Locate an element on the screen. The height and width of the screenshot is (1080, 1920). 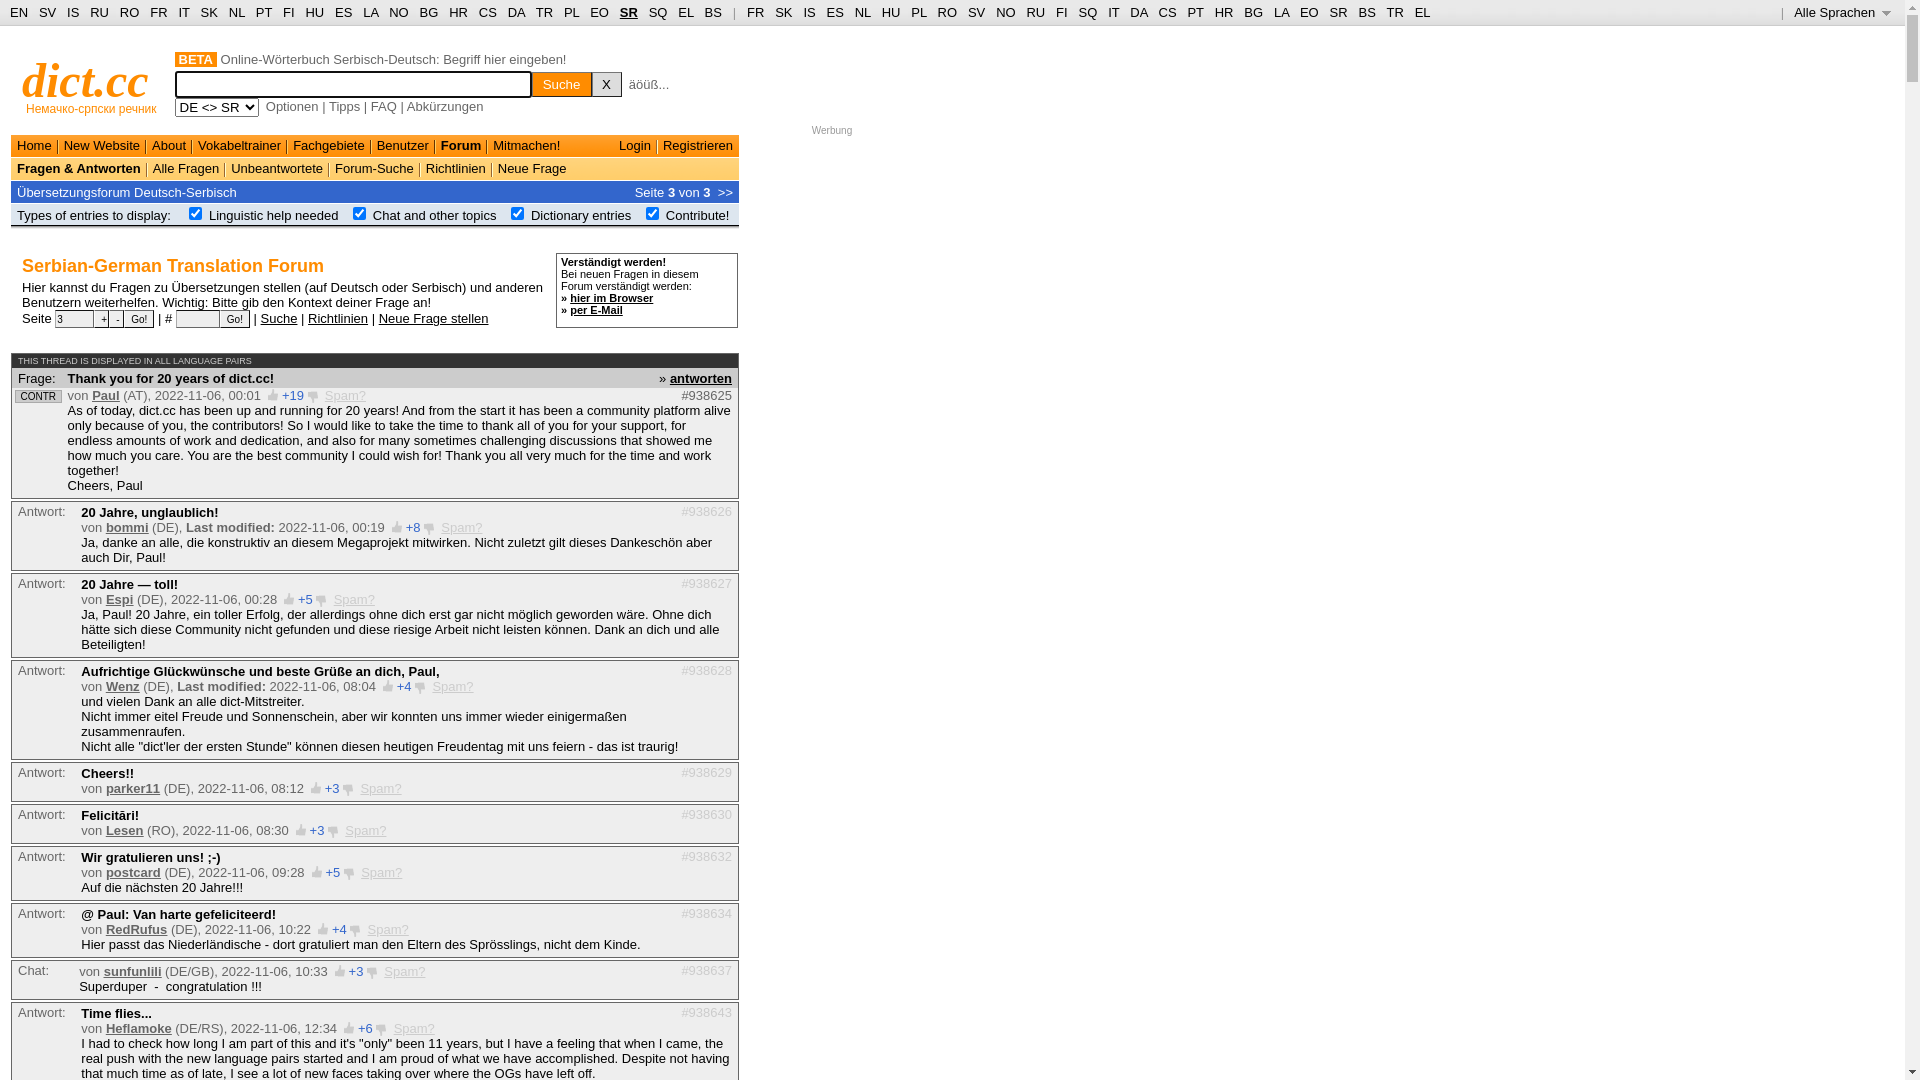
'X' is located at coordinates (605, 83).